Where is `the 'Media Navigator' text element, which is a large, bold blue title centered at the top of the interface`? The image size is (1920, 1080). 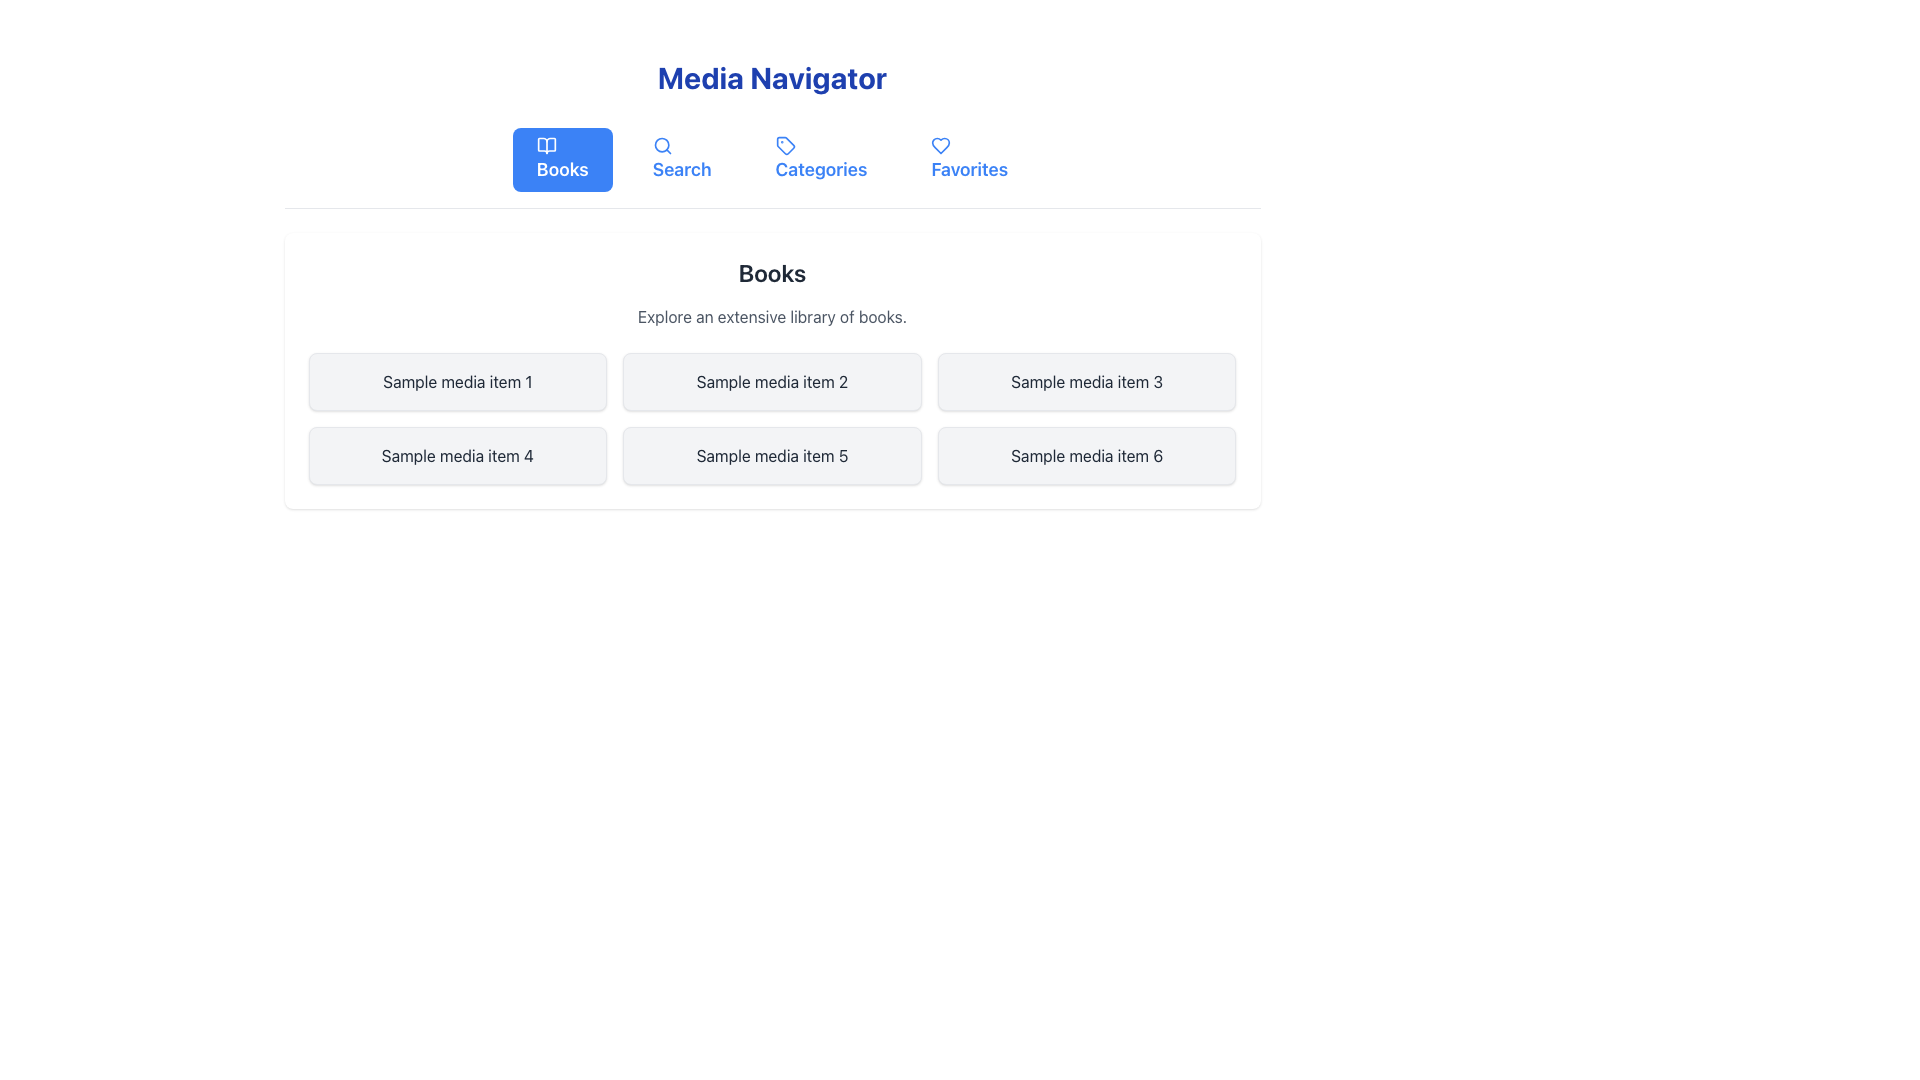 the 'Media Navigator' text element, which is a large, bold blue title centered at the top of the interface is located at coordinates (771, 76).